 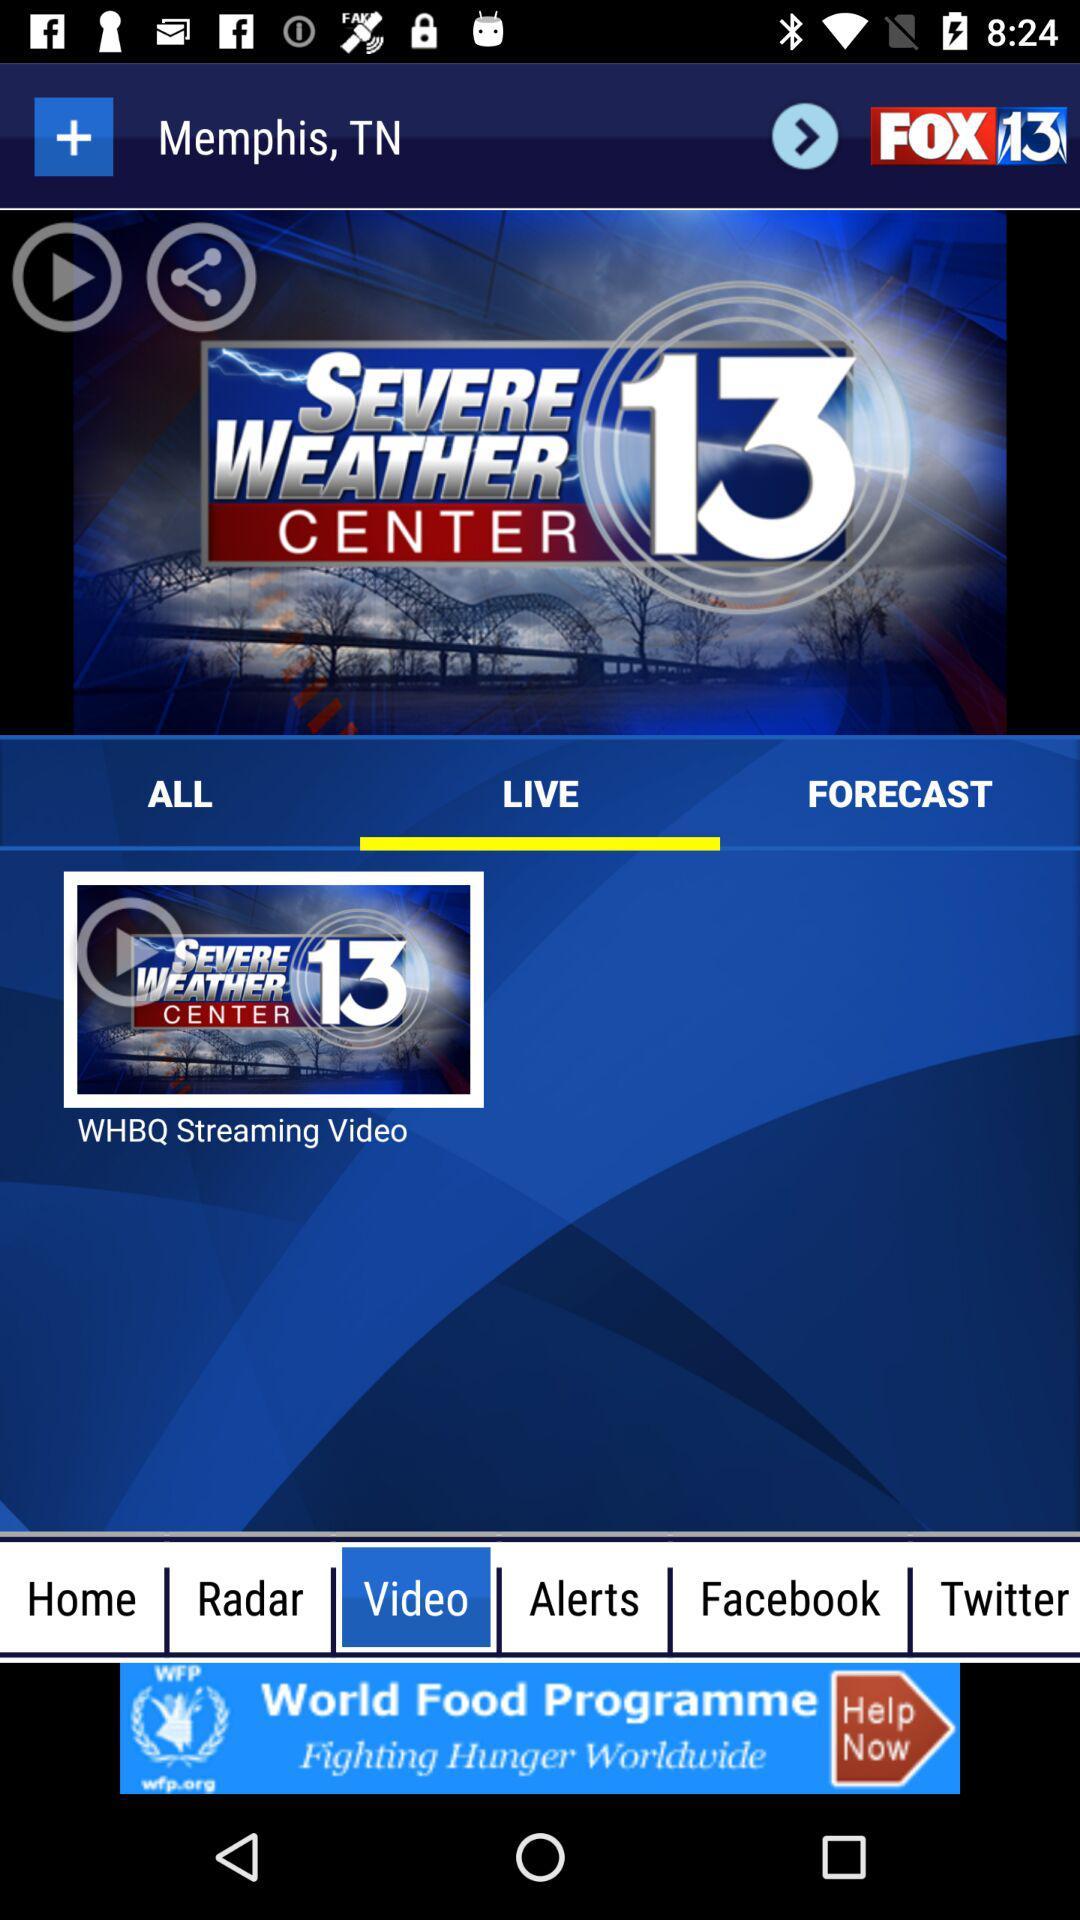 What do you see at coordinates (967, 135) in the screenshot?
I see `fox 13 site` at bounding box center [967, 135].